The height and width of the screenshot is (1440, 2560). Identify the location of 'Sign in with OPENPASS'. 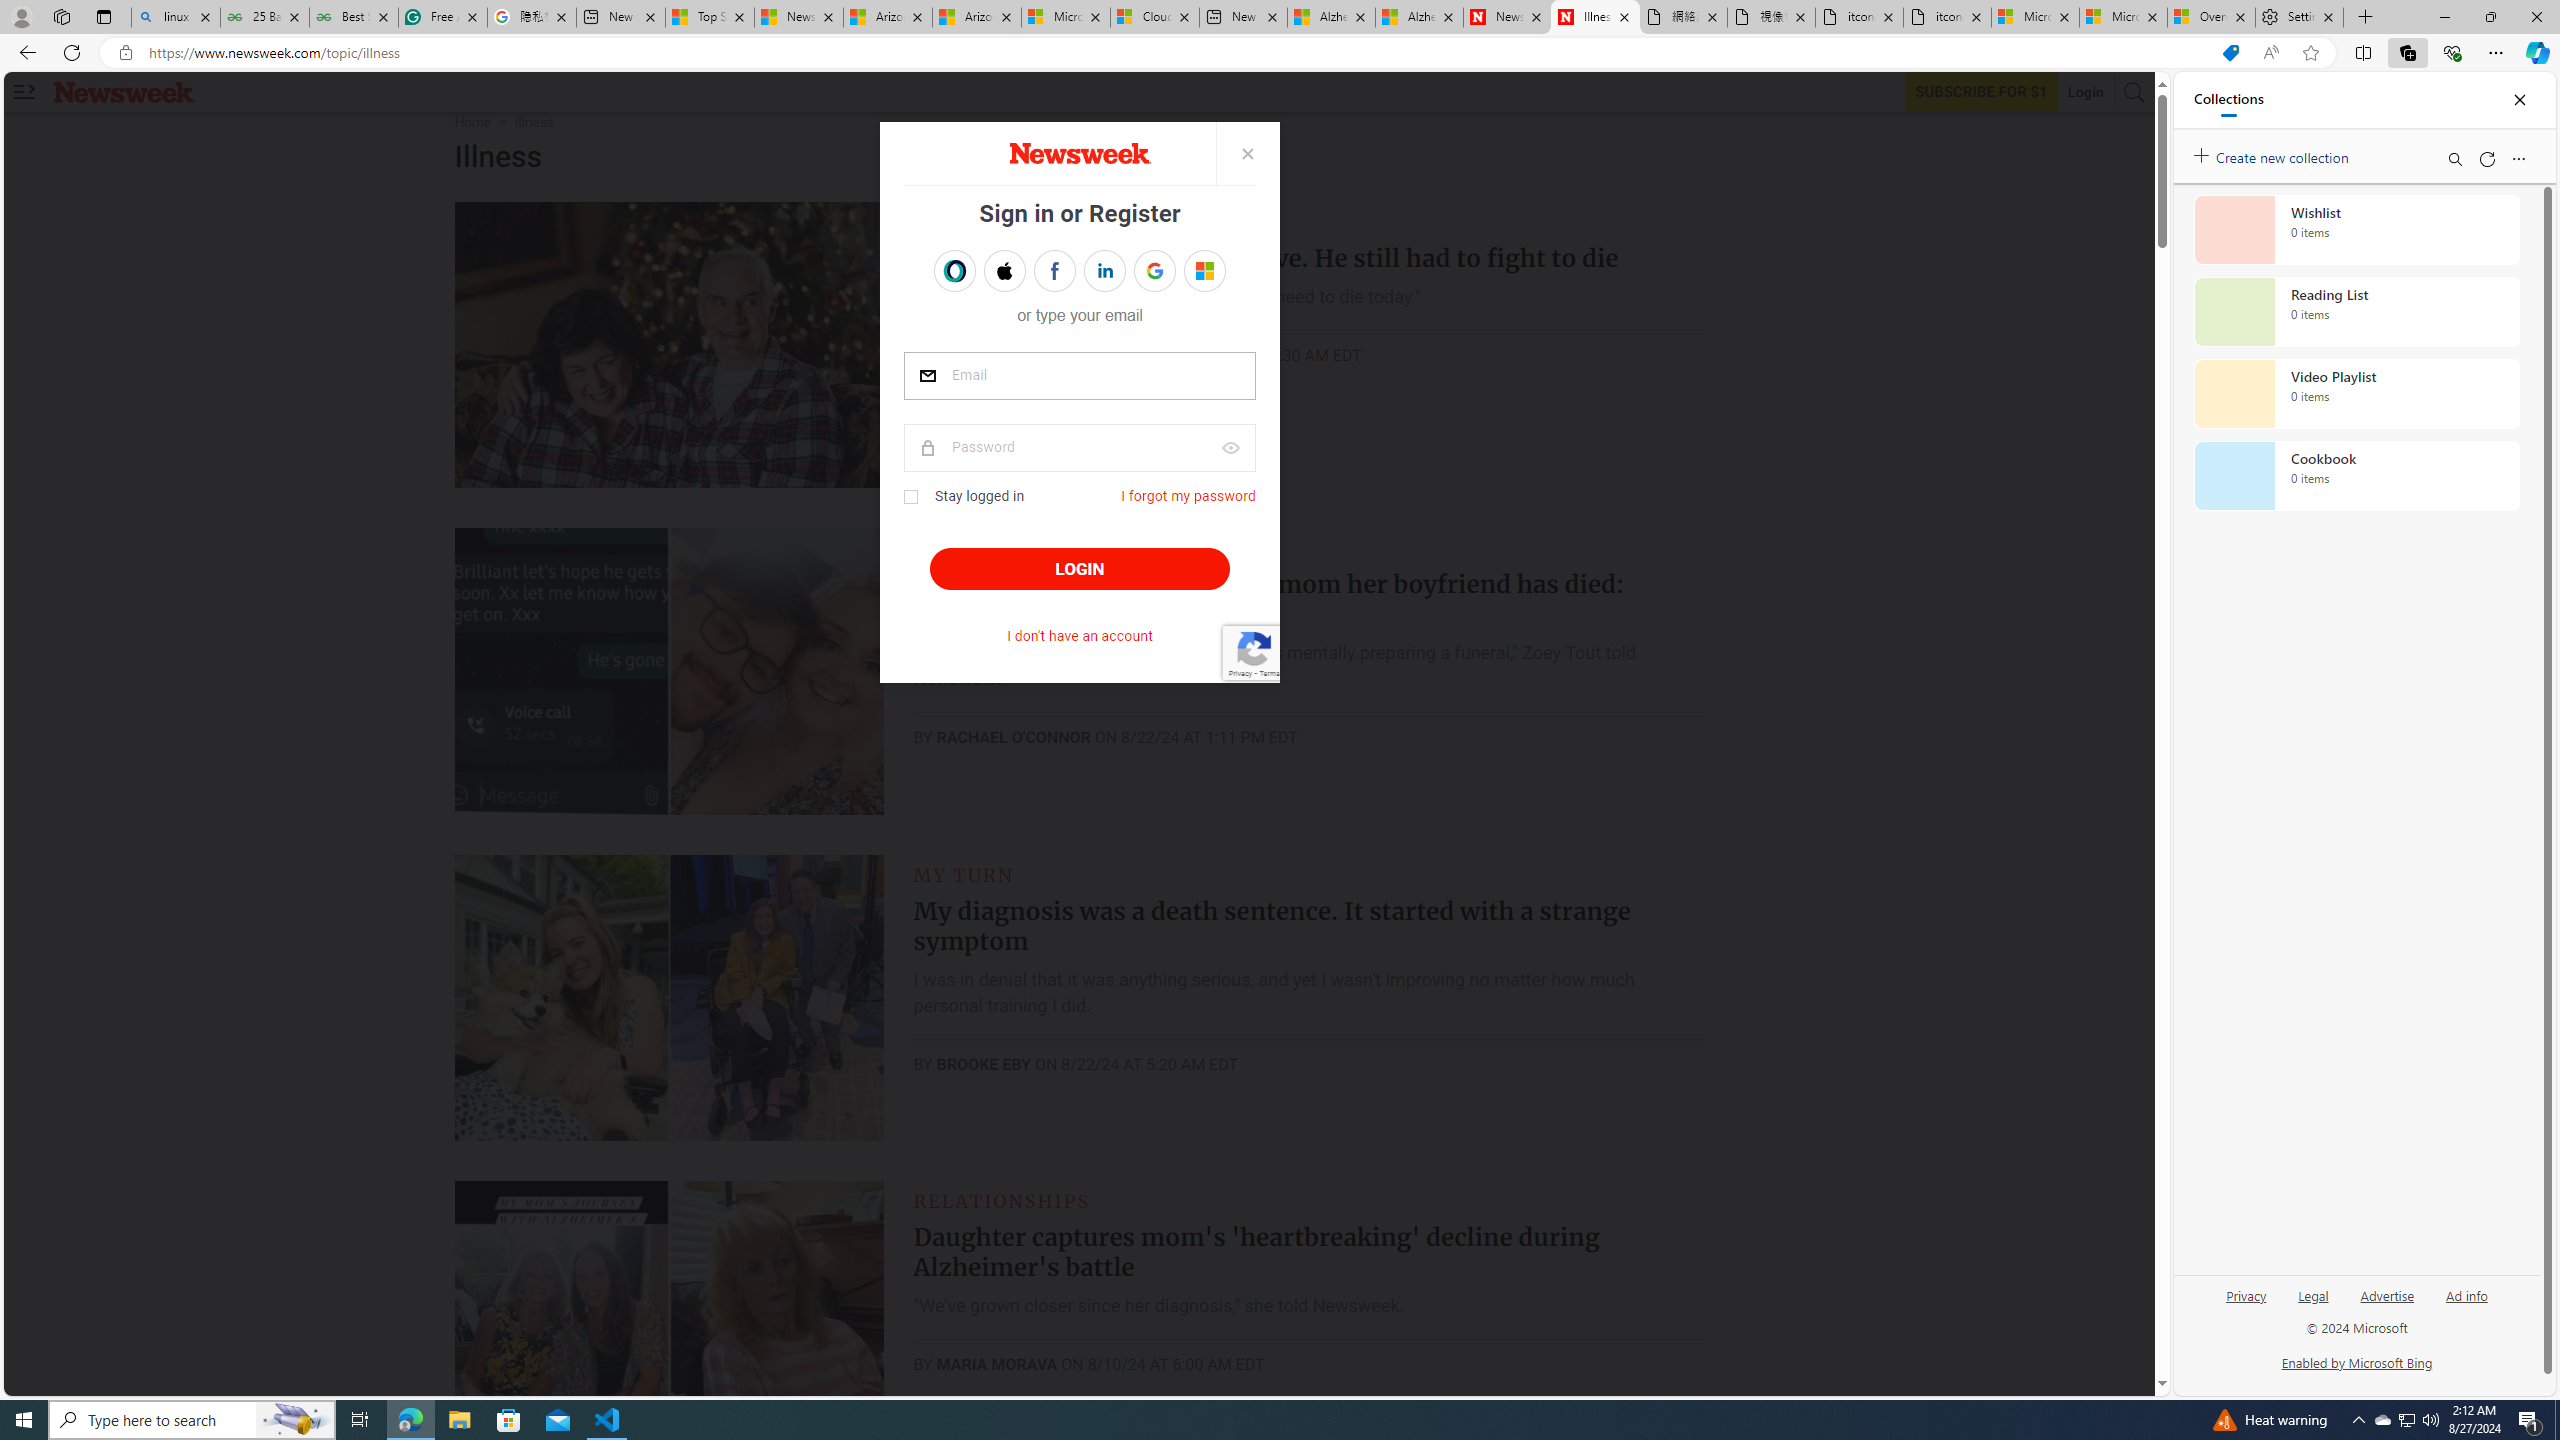
(953, 271).